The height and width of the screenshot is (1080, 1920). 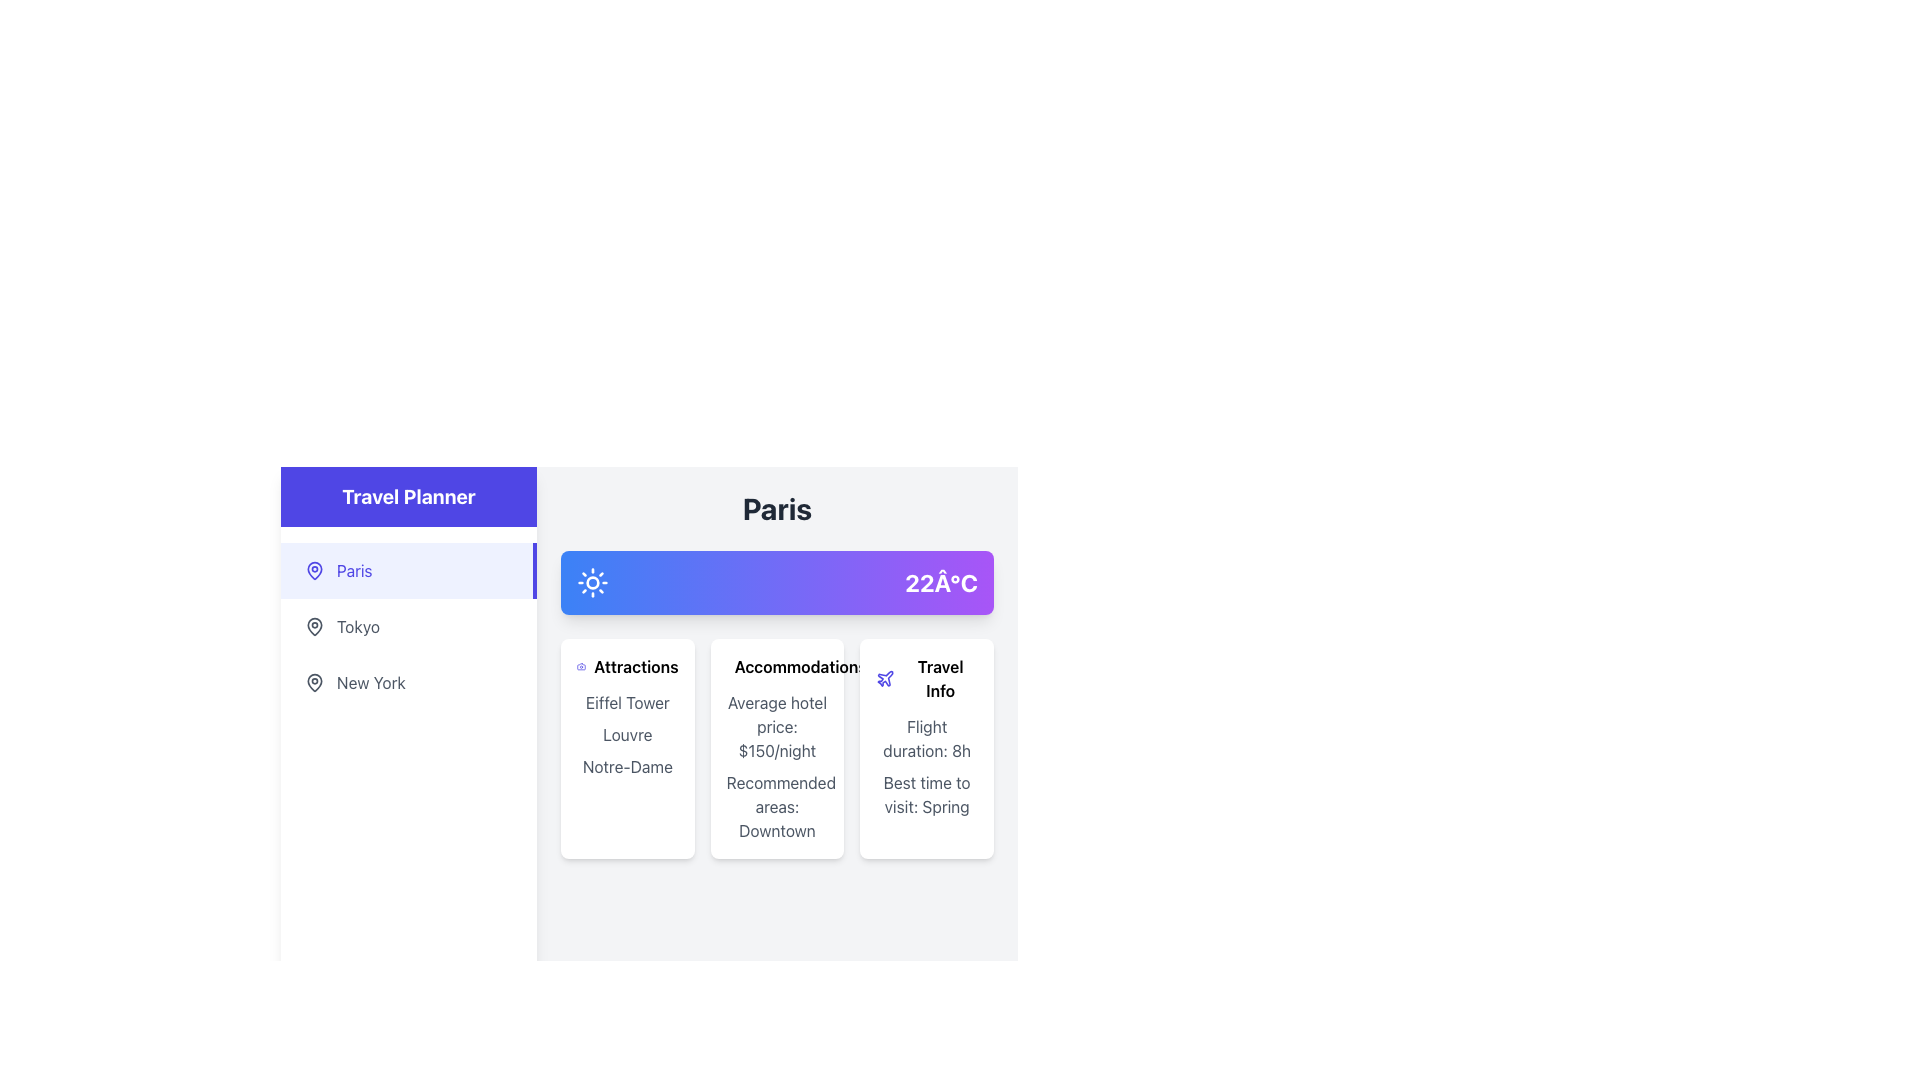 I want to click on the map pin icon located to the left of the text 'Paris', so click(x=314, y=570).